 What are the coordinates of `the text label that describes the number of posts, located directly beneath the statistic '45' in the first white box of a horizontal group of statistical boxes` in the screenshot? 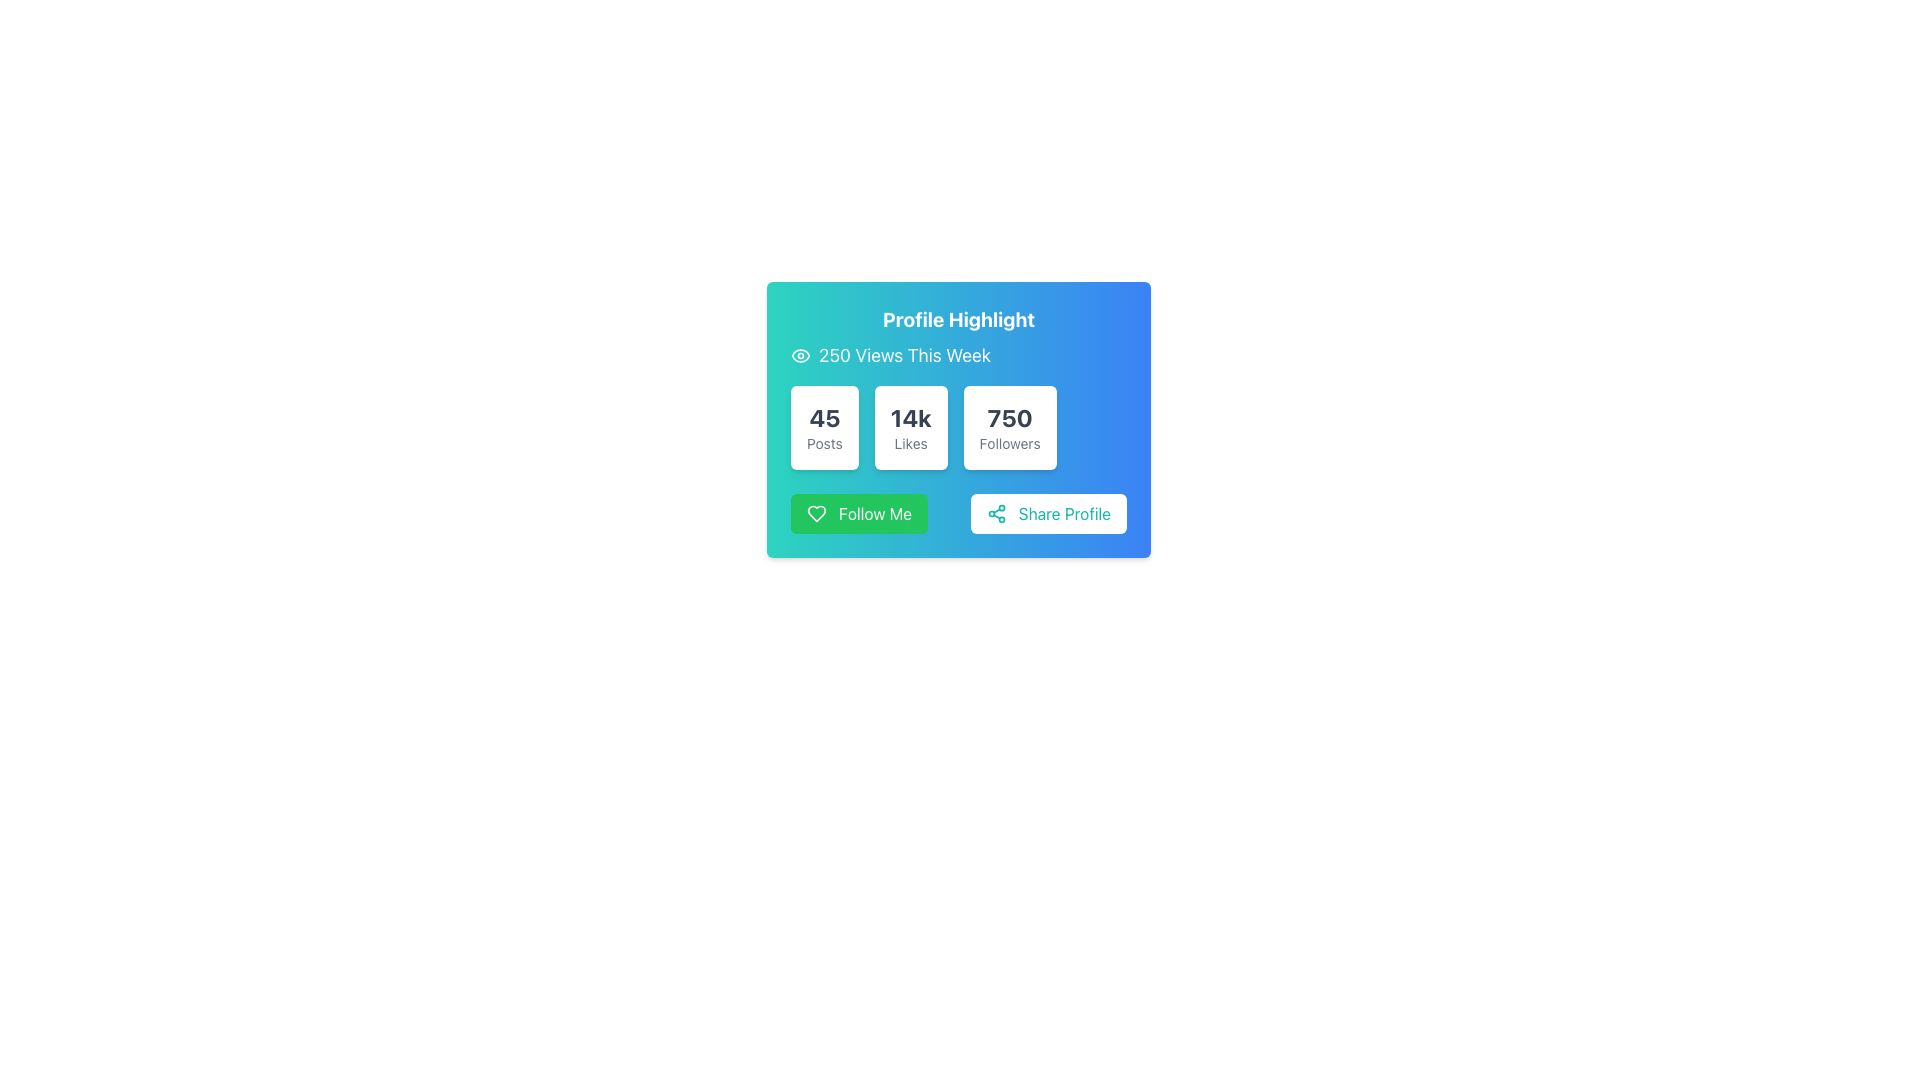 It's located at (824, 442).